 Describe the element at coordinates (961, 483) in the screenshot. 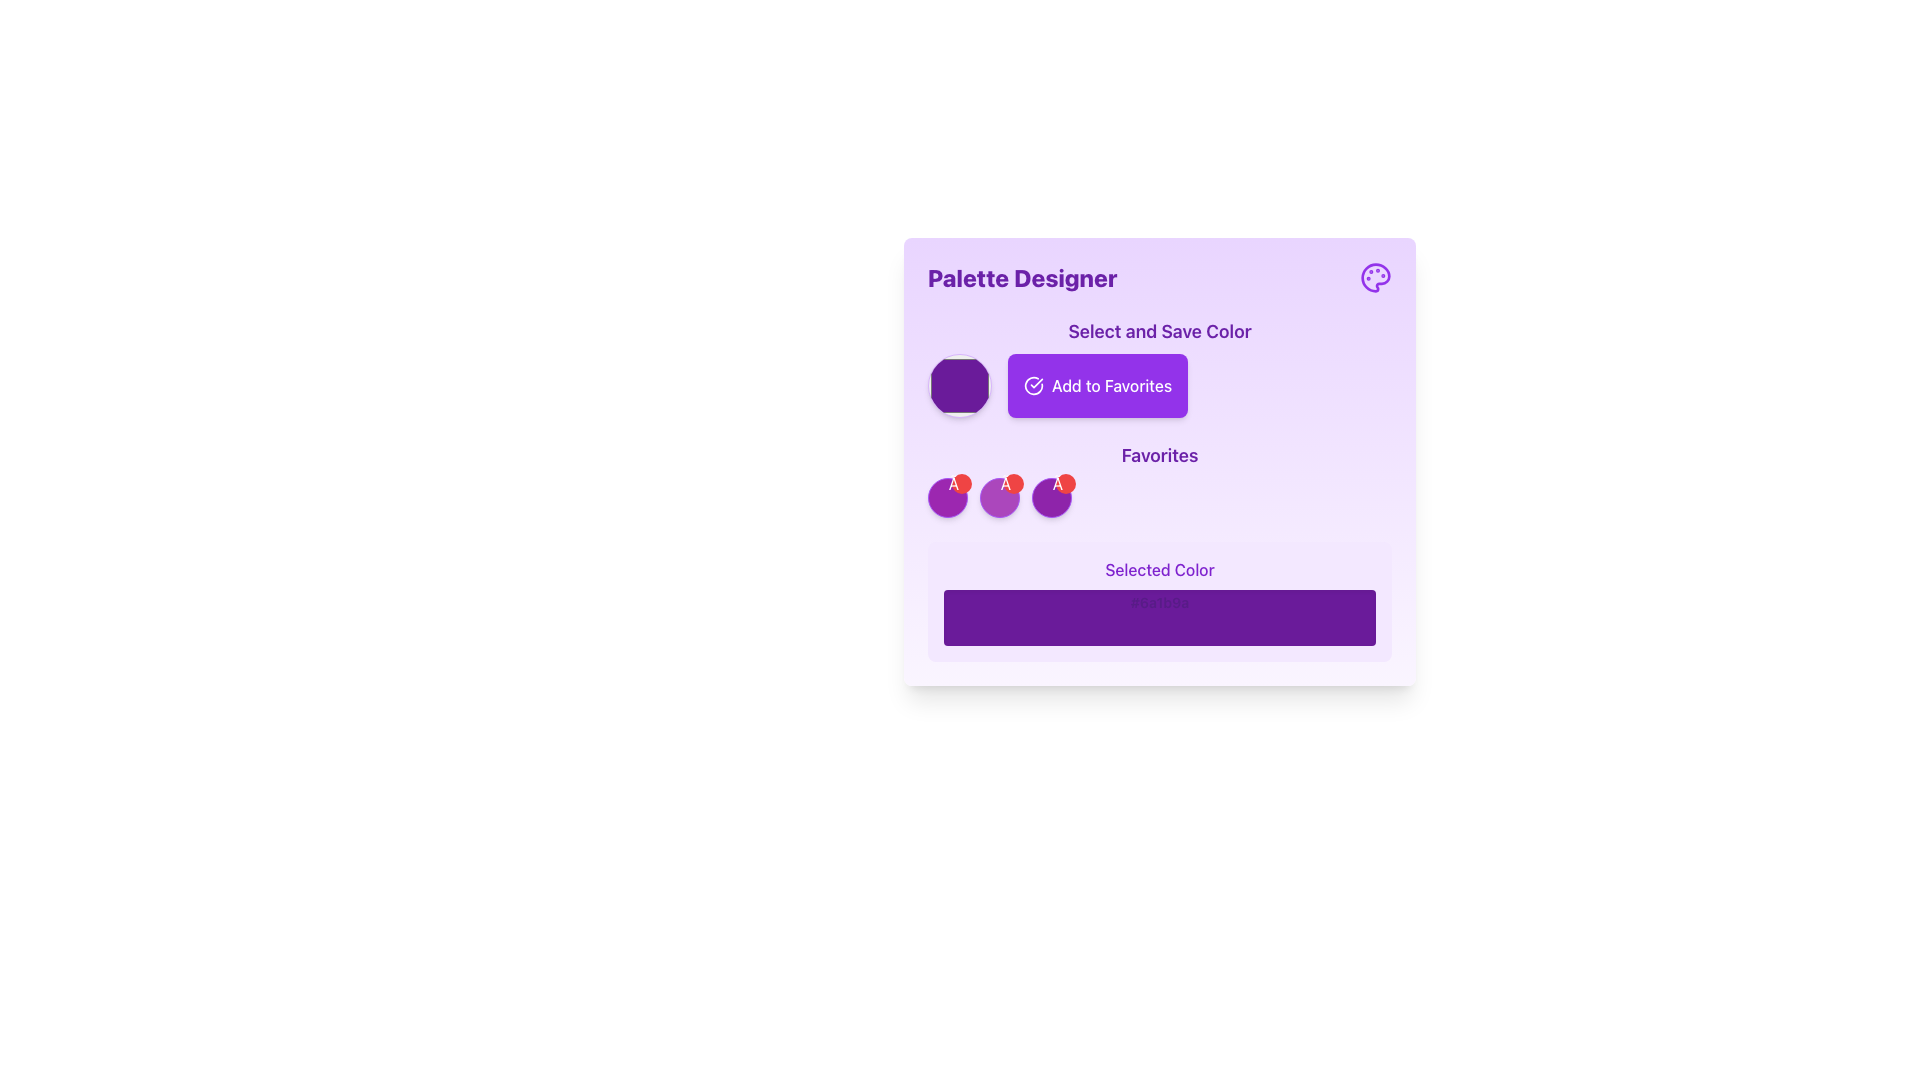

I see `the delete button located at the top-right corner of the purple-bordered circular element in the 'Favorites' section` at that location.